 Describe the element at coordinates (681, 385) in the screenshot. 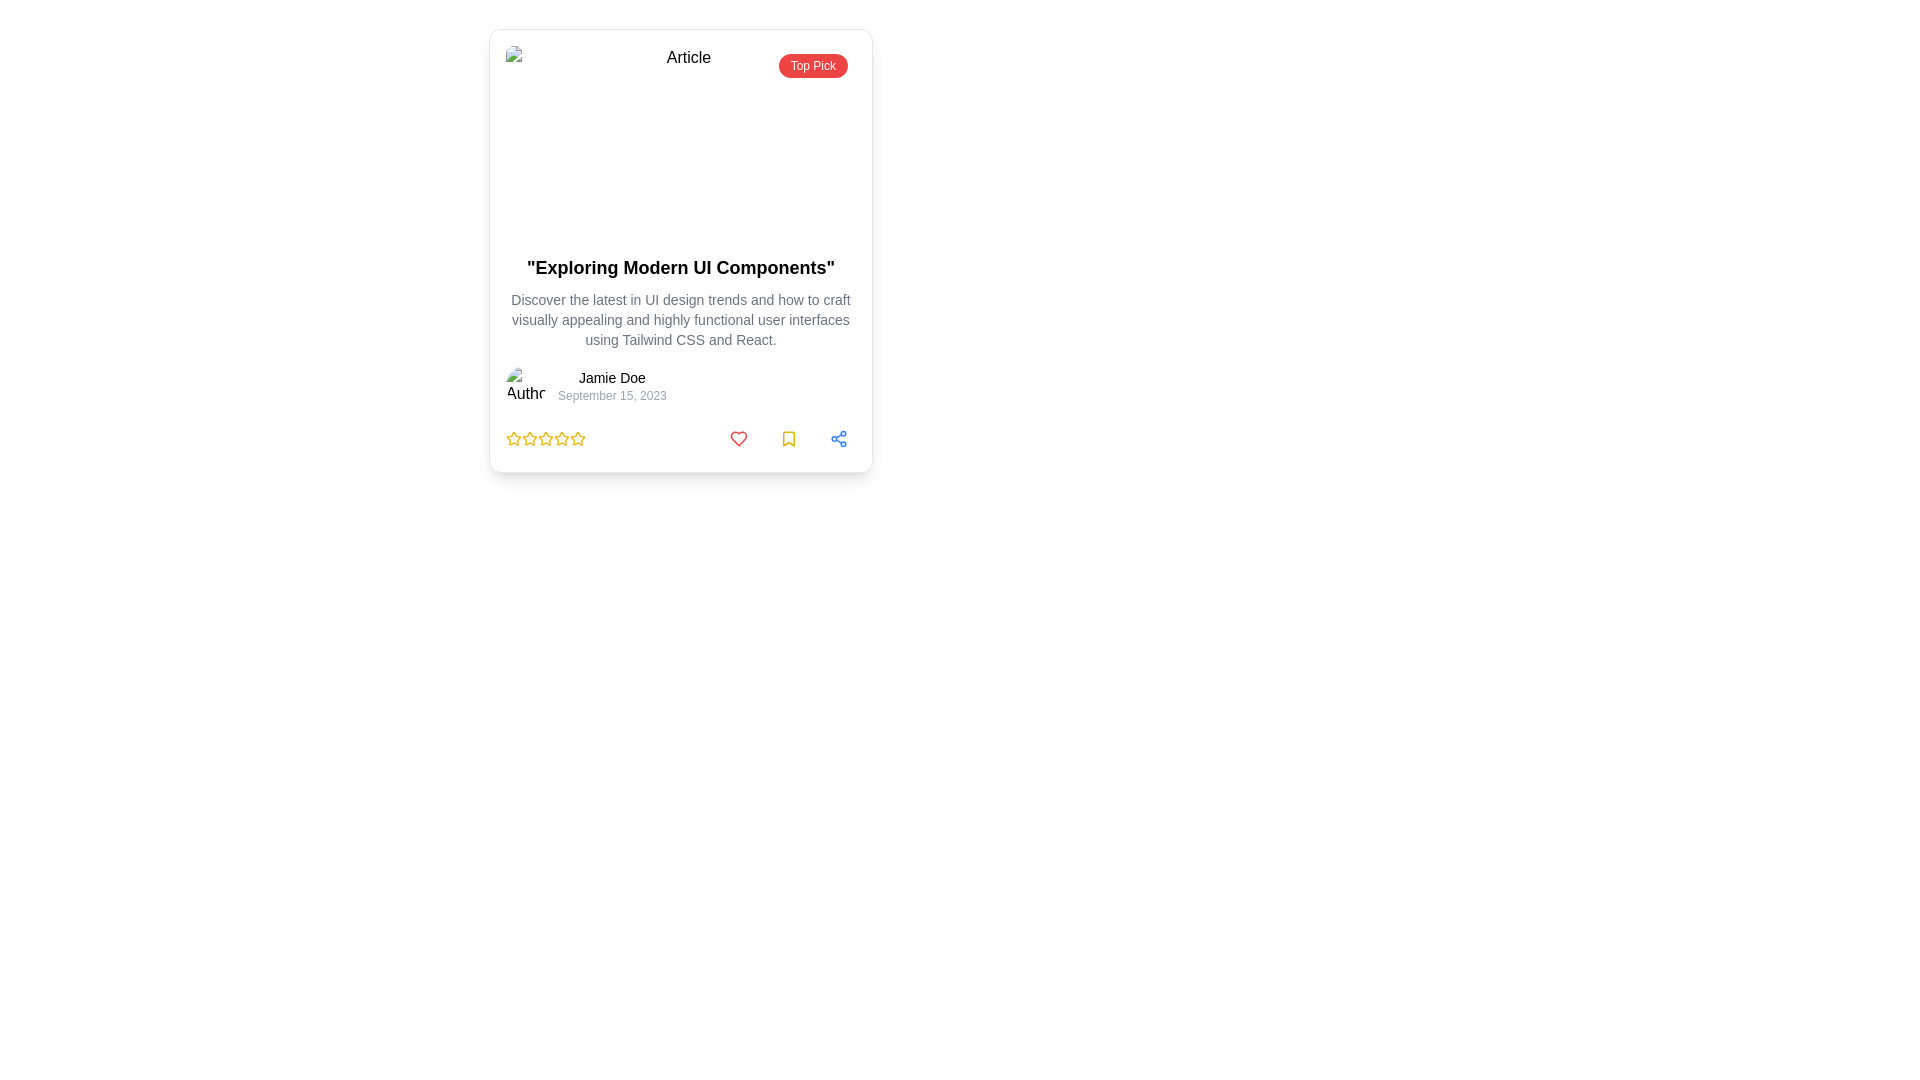

I see `the Author Information Section located below the article subheading` at that location.